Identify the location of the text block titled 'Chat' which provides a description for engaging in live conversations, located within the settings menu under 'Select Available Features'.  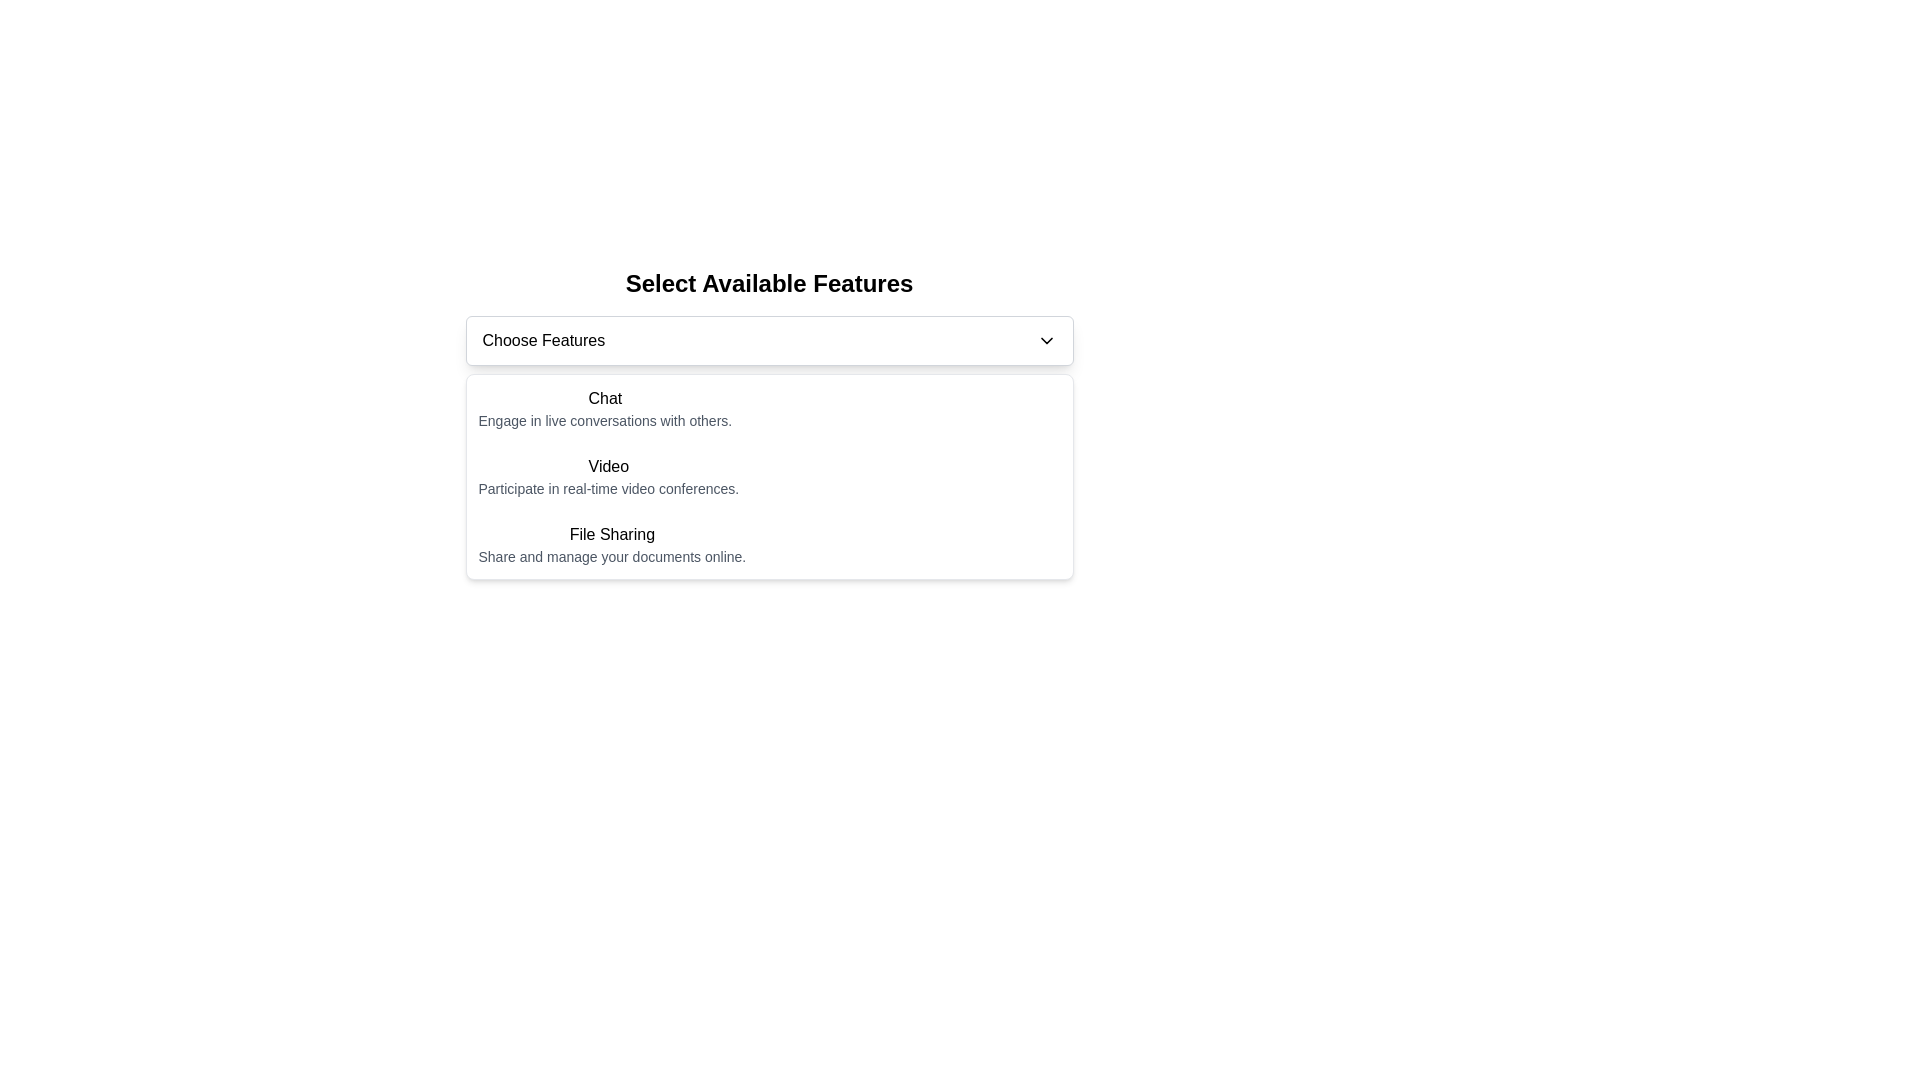
(604, 407).